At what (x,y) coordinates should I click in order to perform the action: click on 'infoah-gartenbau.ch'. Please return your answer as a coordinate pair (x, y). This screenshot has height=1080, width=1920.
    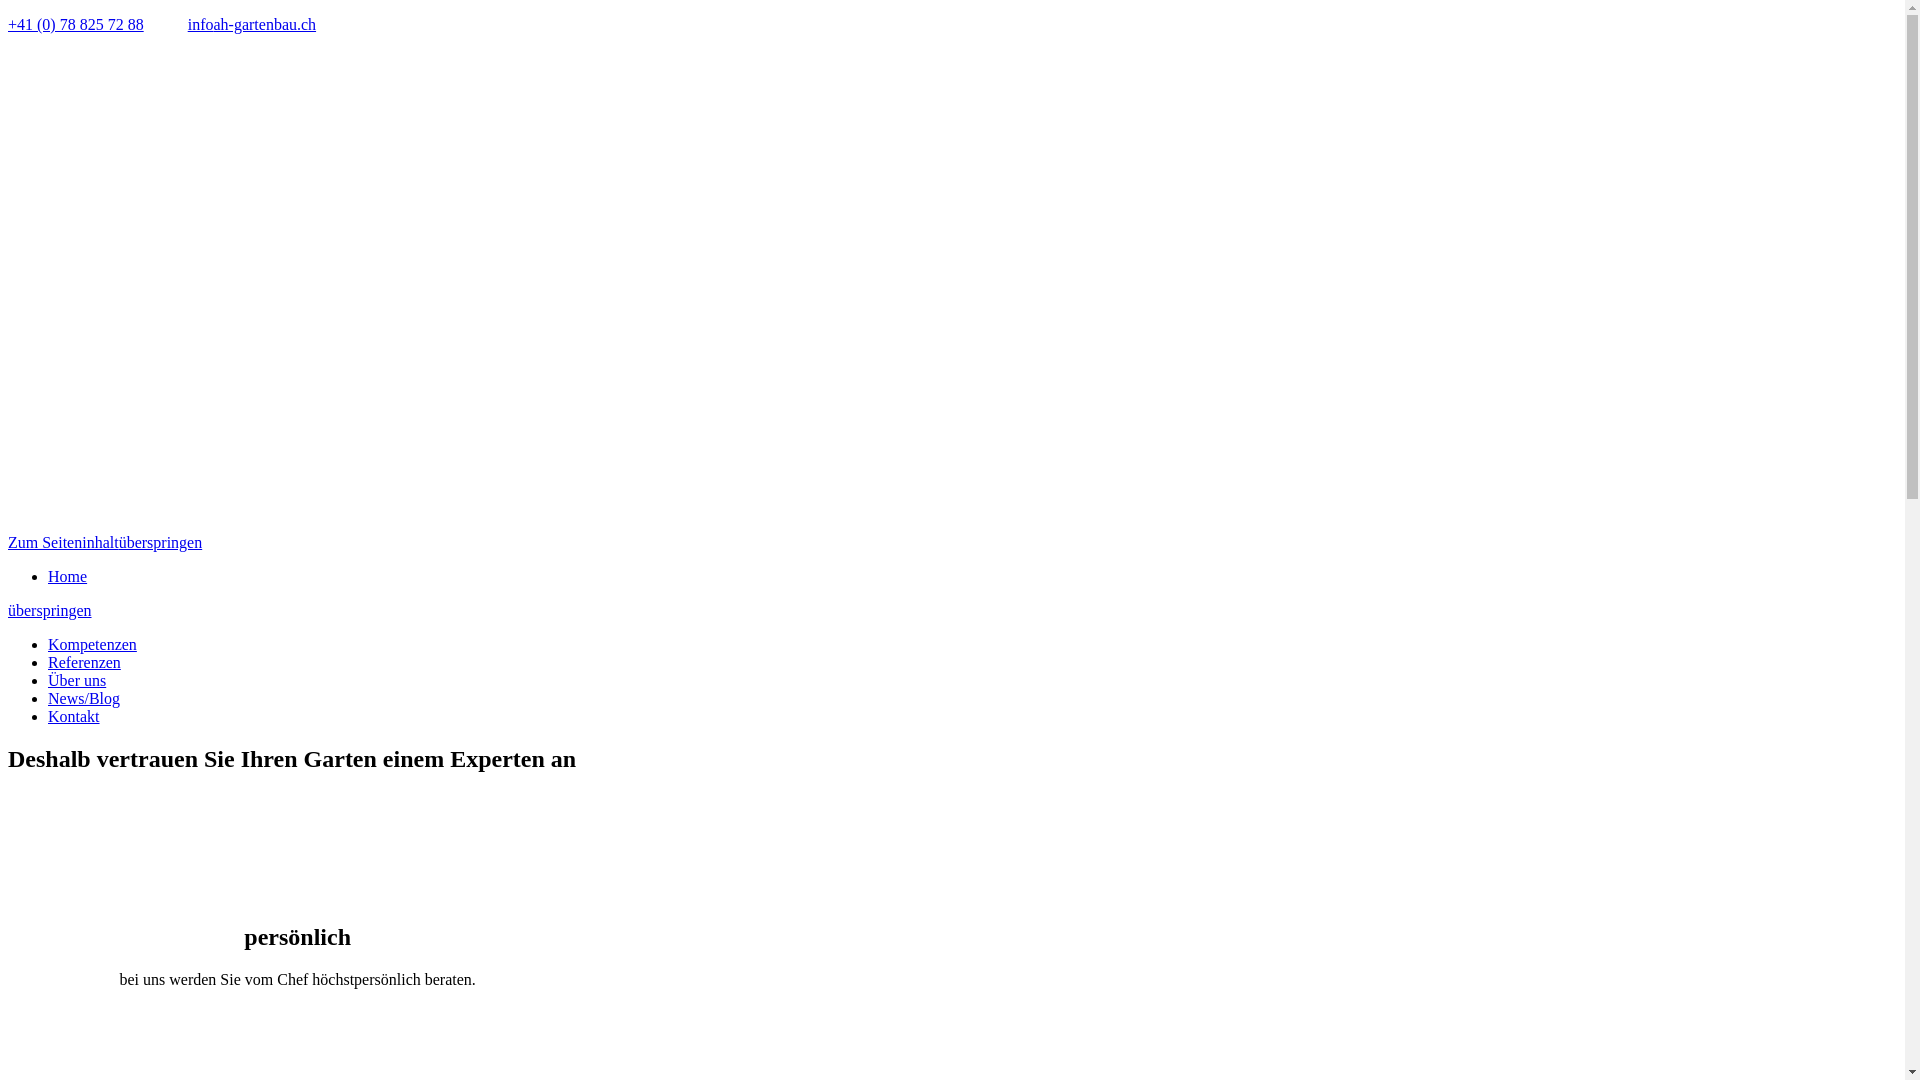
    Looking at the image, I should click on (251, 24).